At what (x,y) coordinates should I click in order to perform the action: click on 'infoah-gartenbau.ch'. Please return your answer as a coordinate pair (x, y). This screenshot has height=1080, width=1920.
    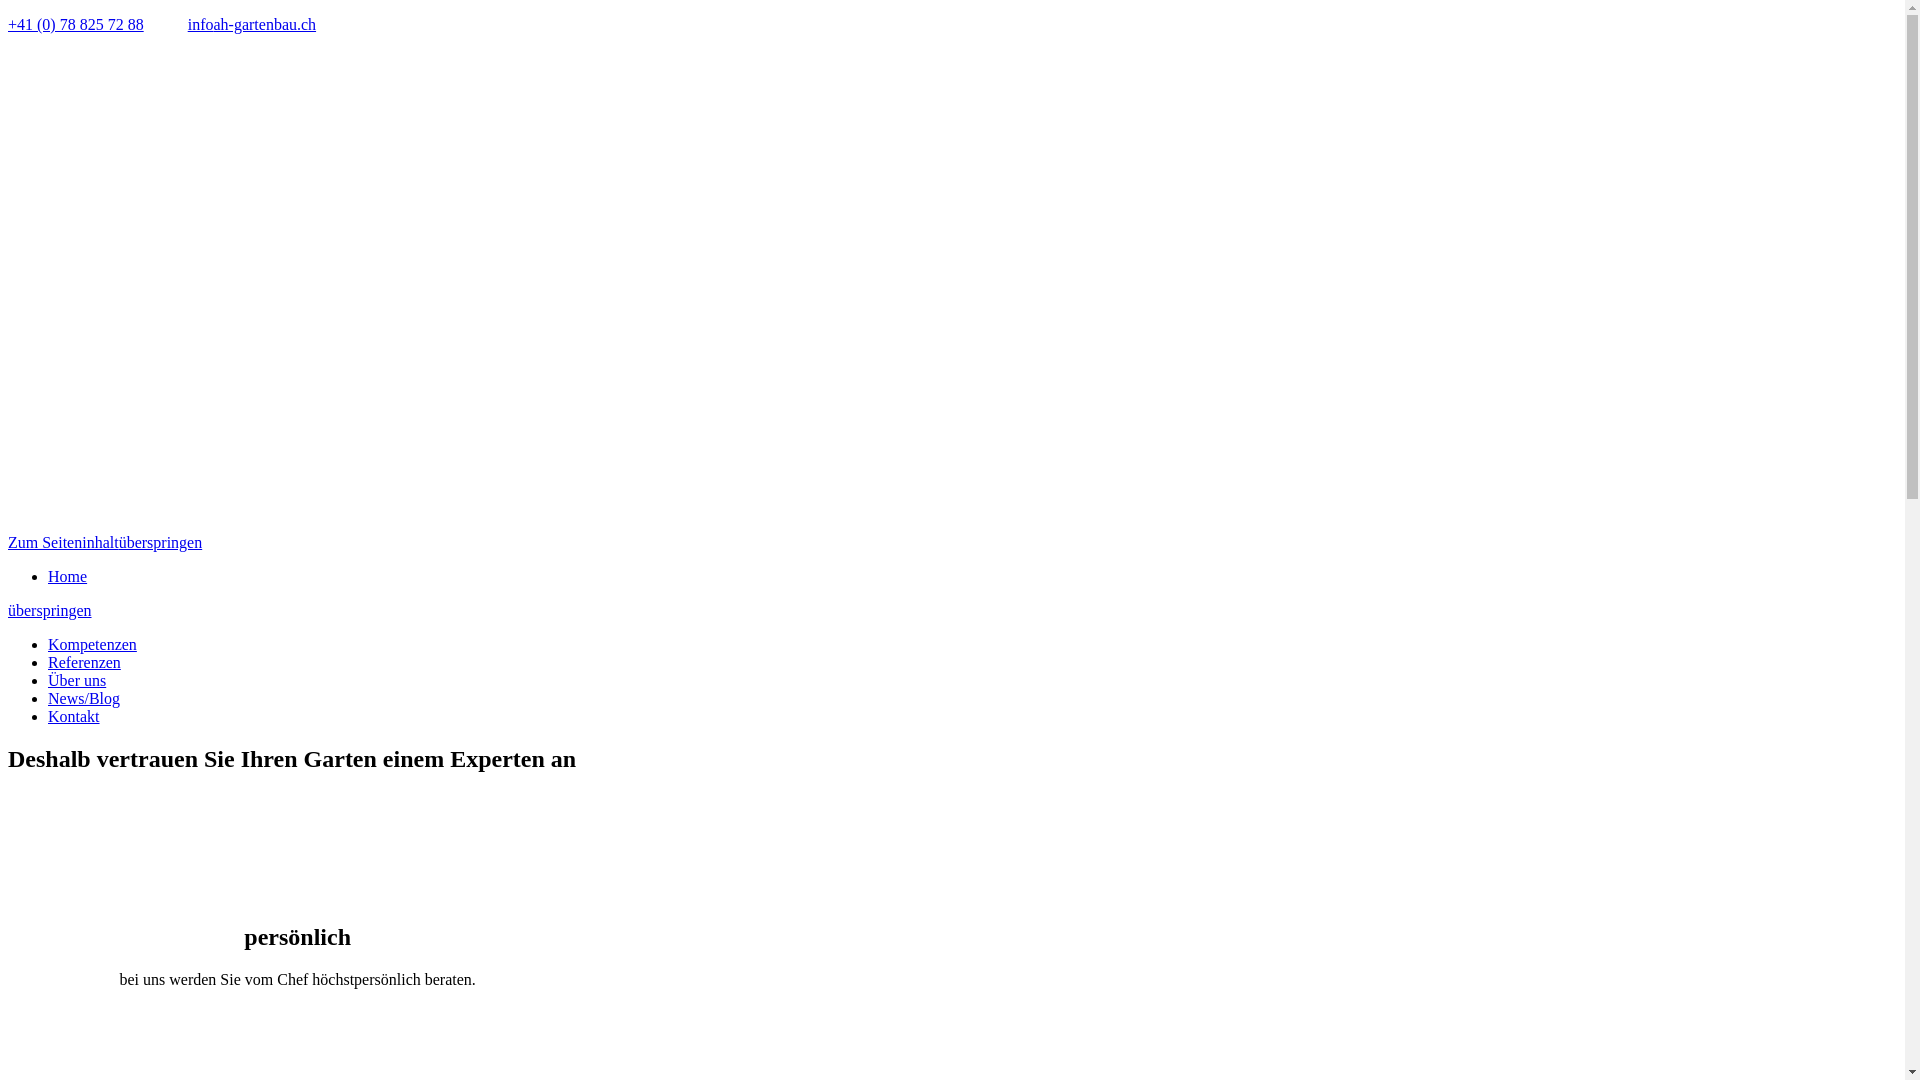
    Looking at the image, I should click on (251, 24).